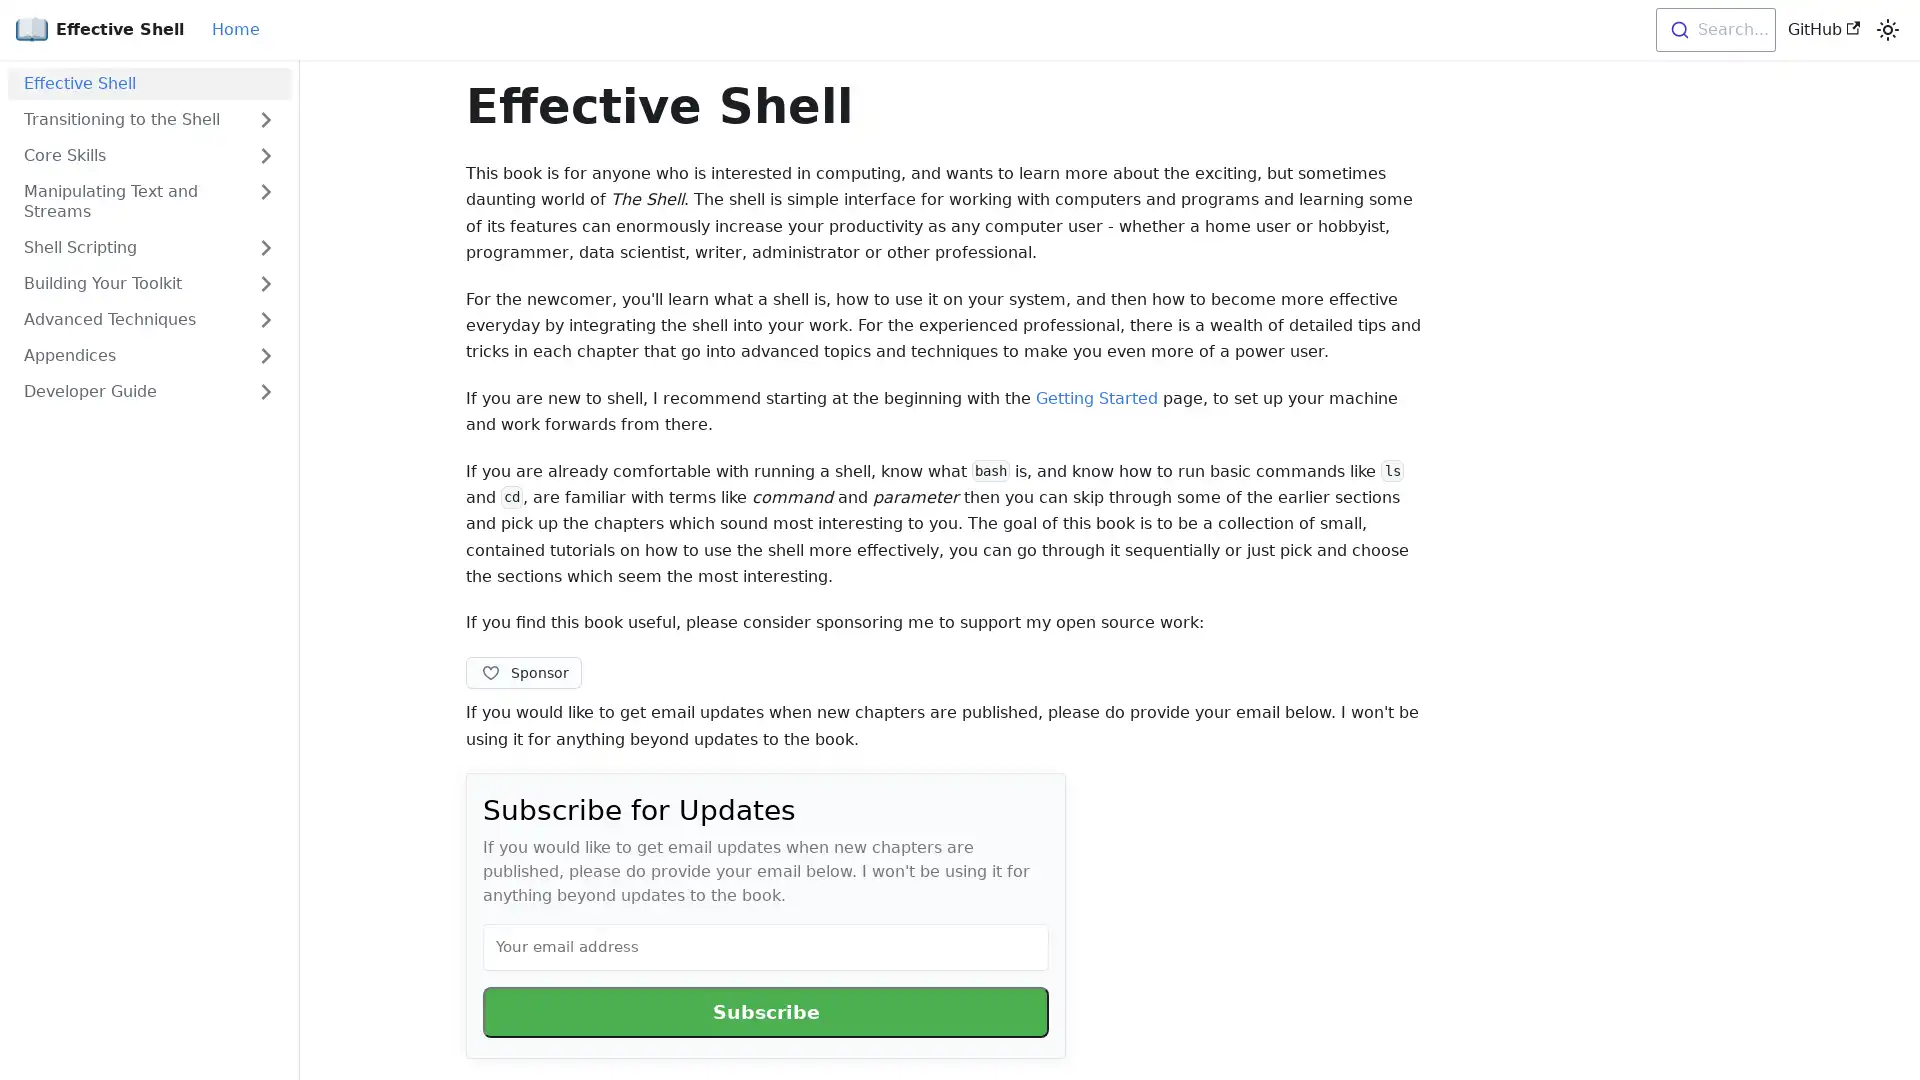 This screenshot has height=1080, width=1920. Describe the element at coordinates (1886, 30) in the screenshot. I see `Switch between dark and light mode (currently light mode)` at that location.